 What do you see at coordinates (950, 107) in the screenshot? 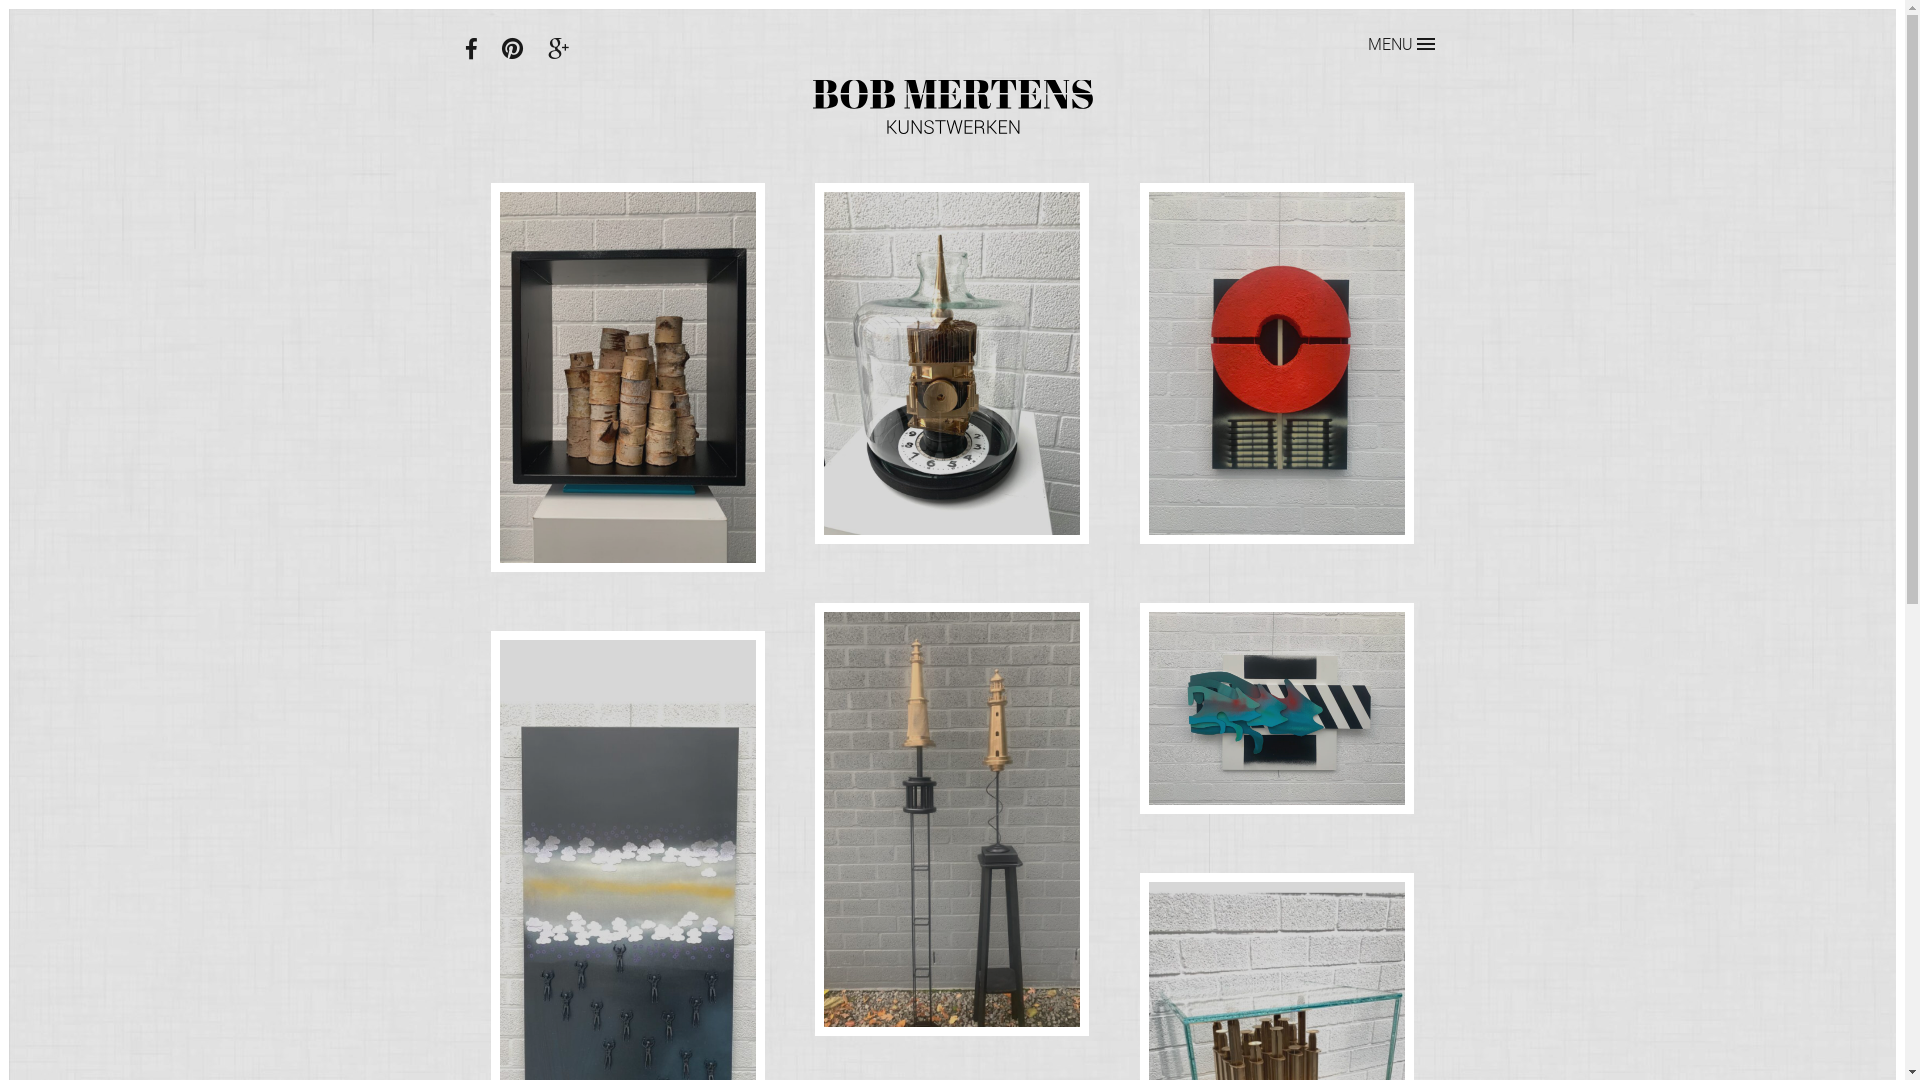
I see `'Bob Mertens'` at bounding box center [950, 107].